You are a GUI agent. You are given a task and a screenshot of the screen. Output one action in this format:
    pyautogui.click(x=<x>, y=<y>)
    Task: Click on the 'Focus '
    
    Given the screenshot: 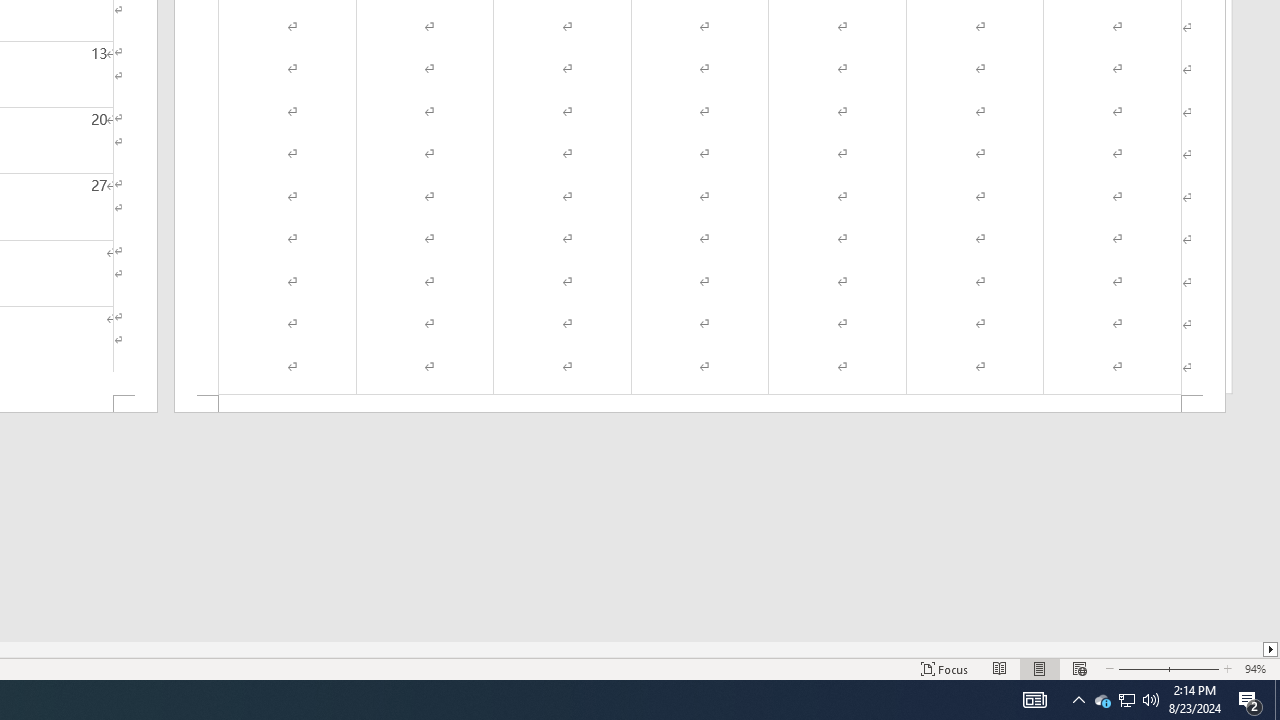 What is the action you would take?
    pyautogui.click(x=943, y=669)
    